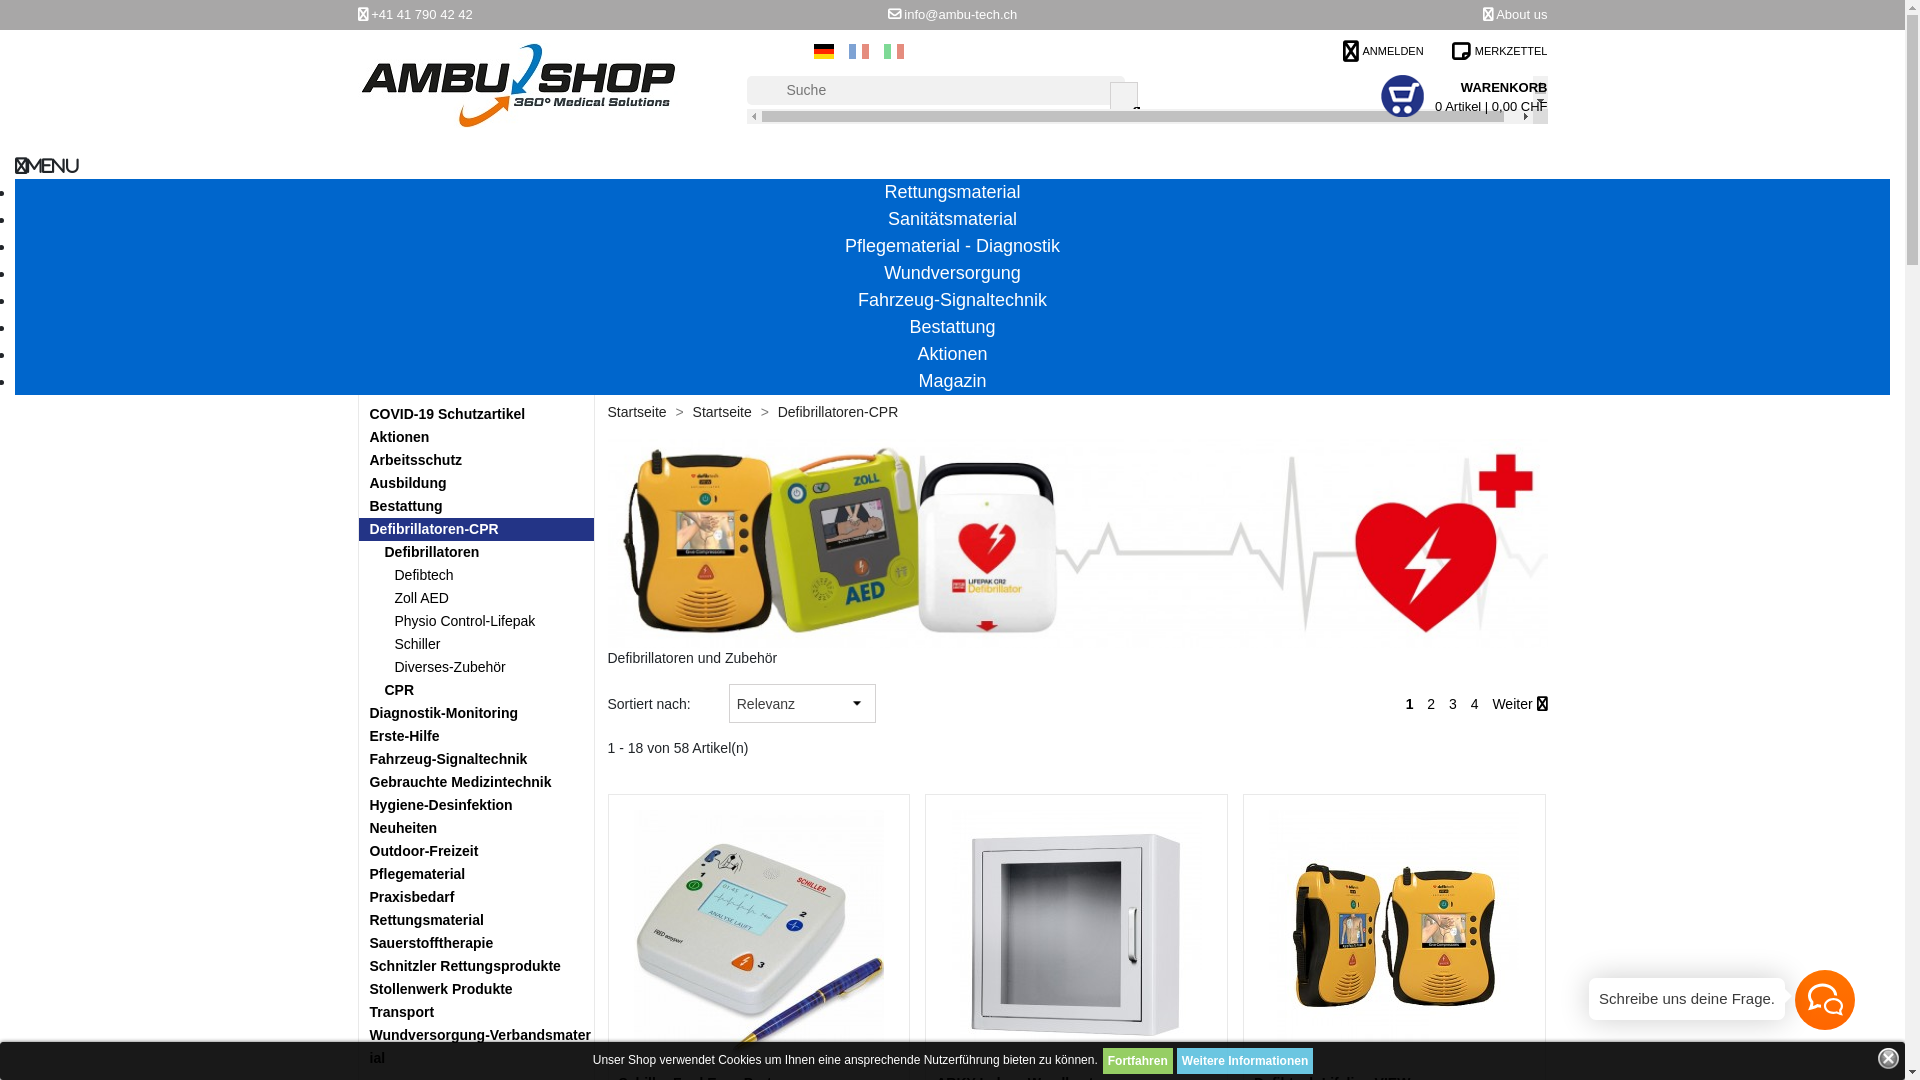 This screenshot has height=1080, width=1920. Describe the element at coordinates (474, 688) in the screenshot. I see `'CPR'` at that location.